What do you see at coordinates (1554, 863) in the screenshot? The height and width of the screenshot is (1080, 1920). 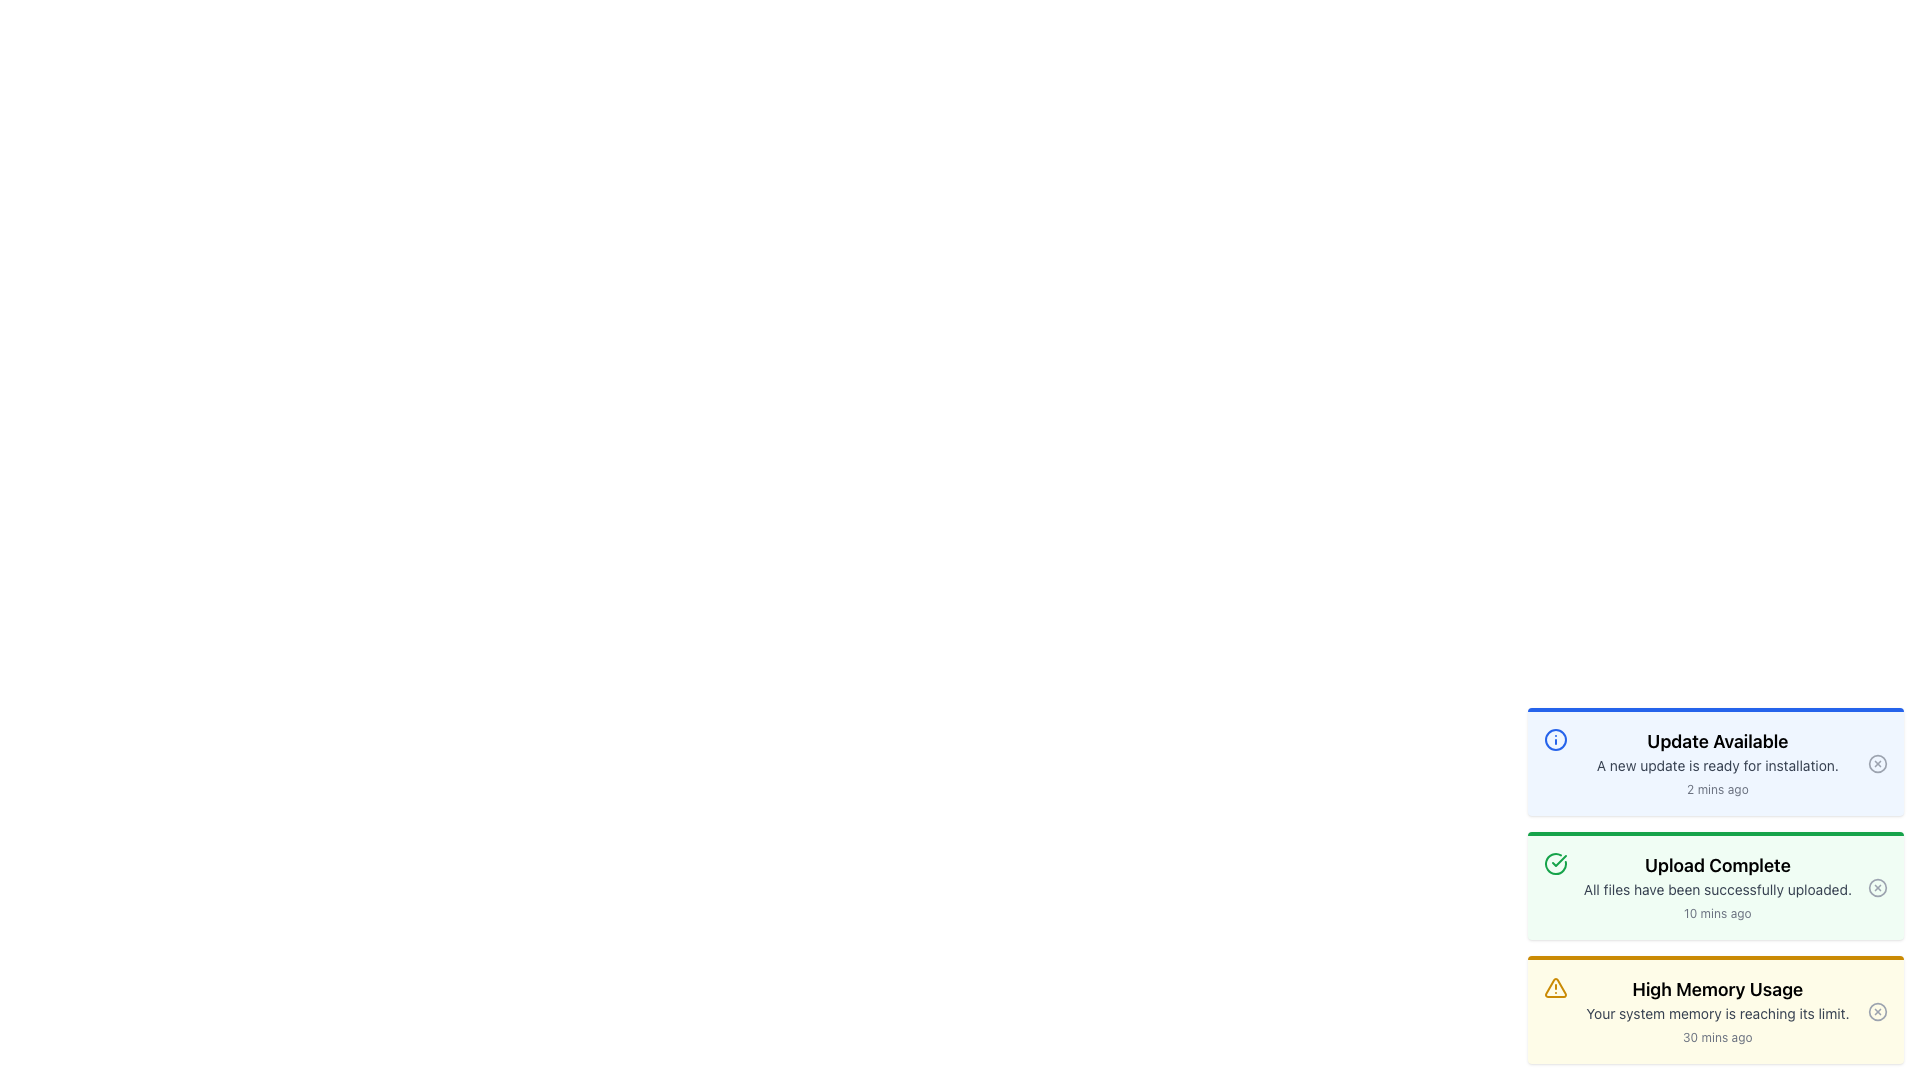 I see `the green circular icon with a checkmark inside, located in the upper-left corner of the 'Upload Complete' notification card` at bounding box center [1554, 863].